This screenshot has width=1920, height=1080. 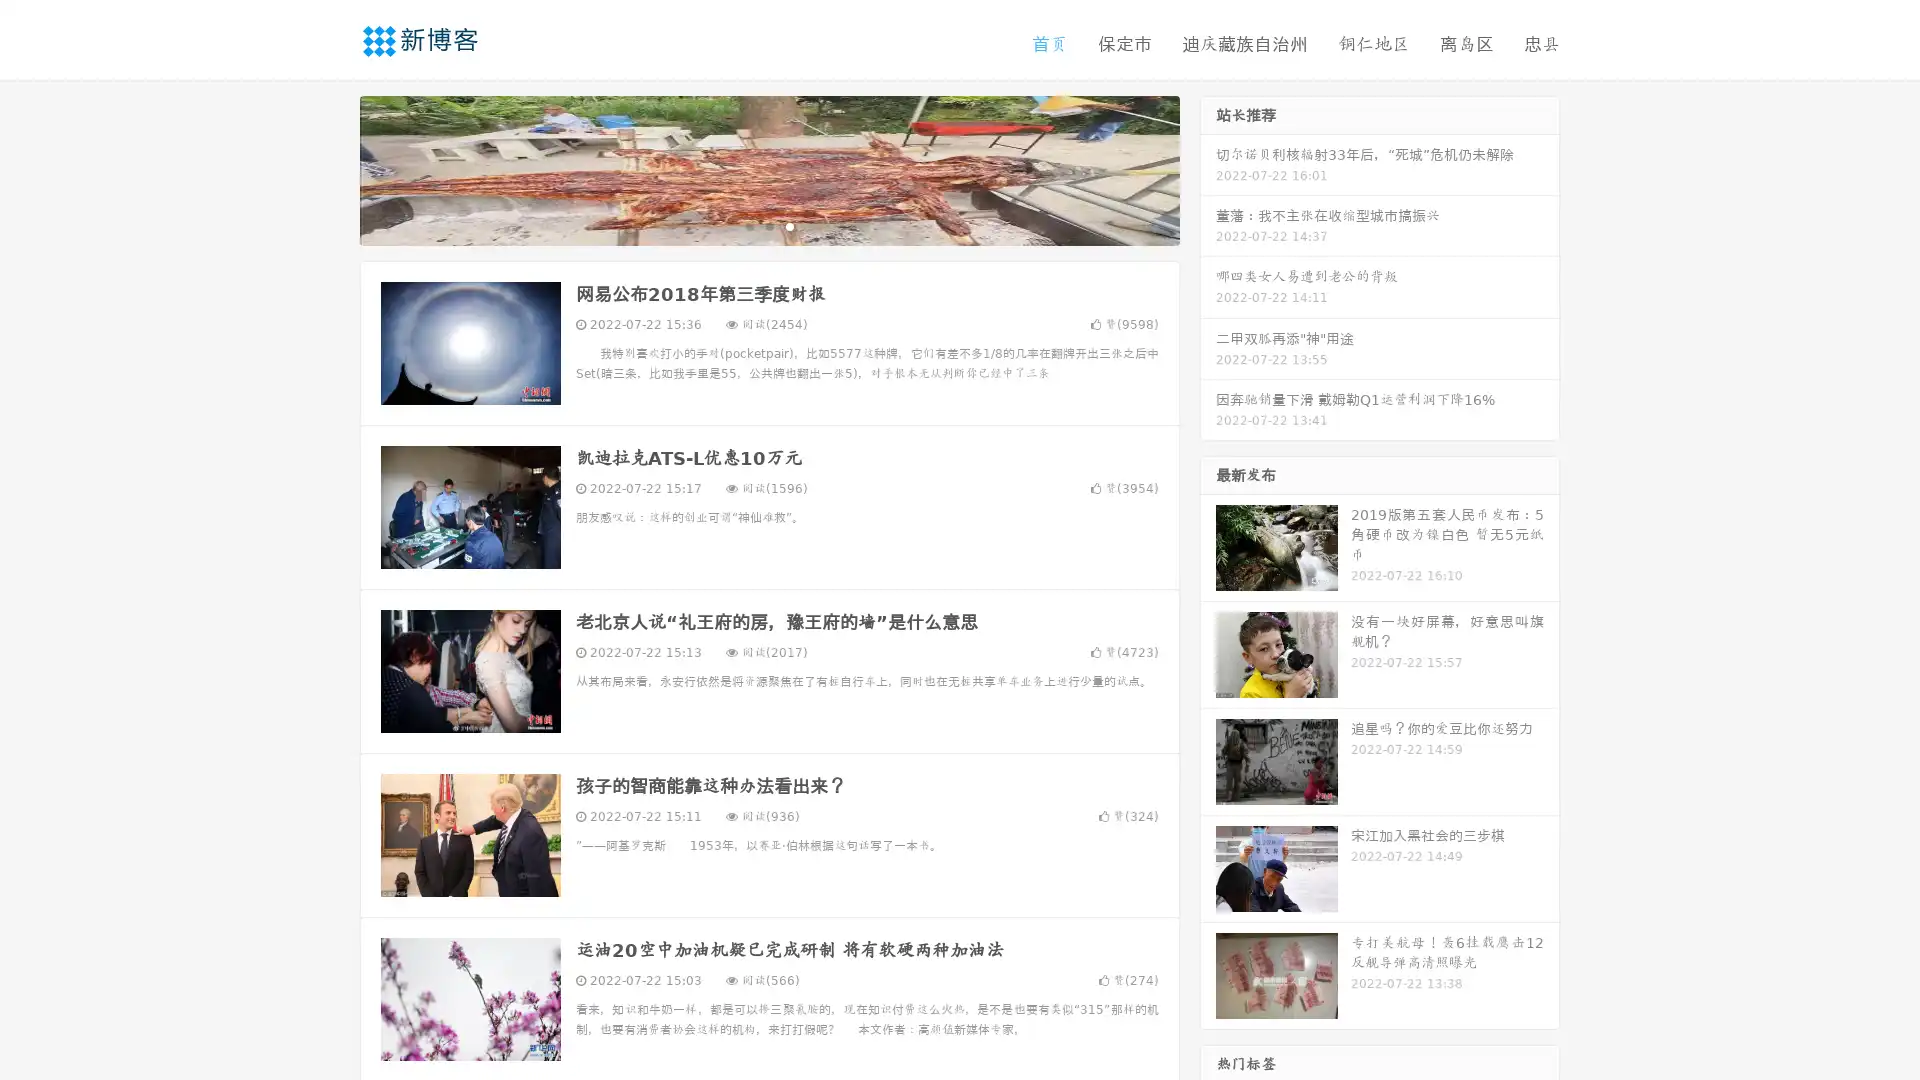 I want to click on Go to slide 3, so click(x=789, y=225).